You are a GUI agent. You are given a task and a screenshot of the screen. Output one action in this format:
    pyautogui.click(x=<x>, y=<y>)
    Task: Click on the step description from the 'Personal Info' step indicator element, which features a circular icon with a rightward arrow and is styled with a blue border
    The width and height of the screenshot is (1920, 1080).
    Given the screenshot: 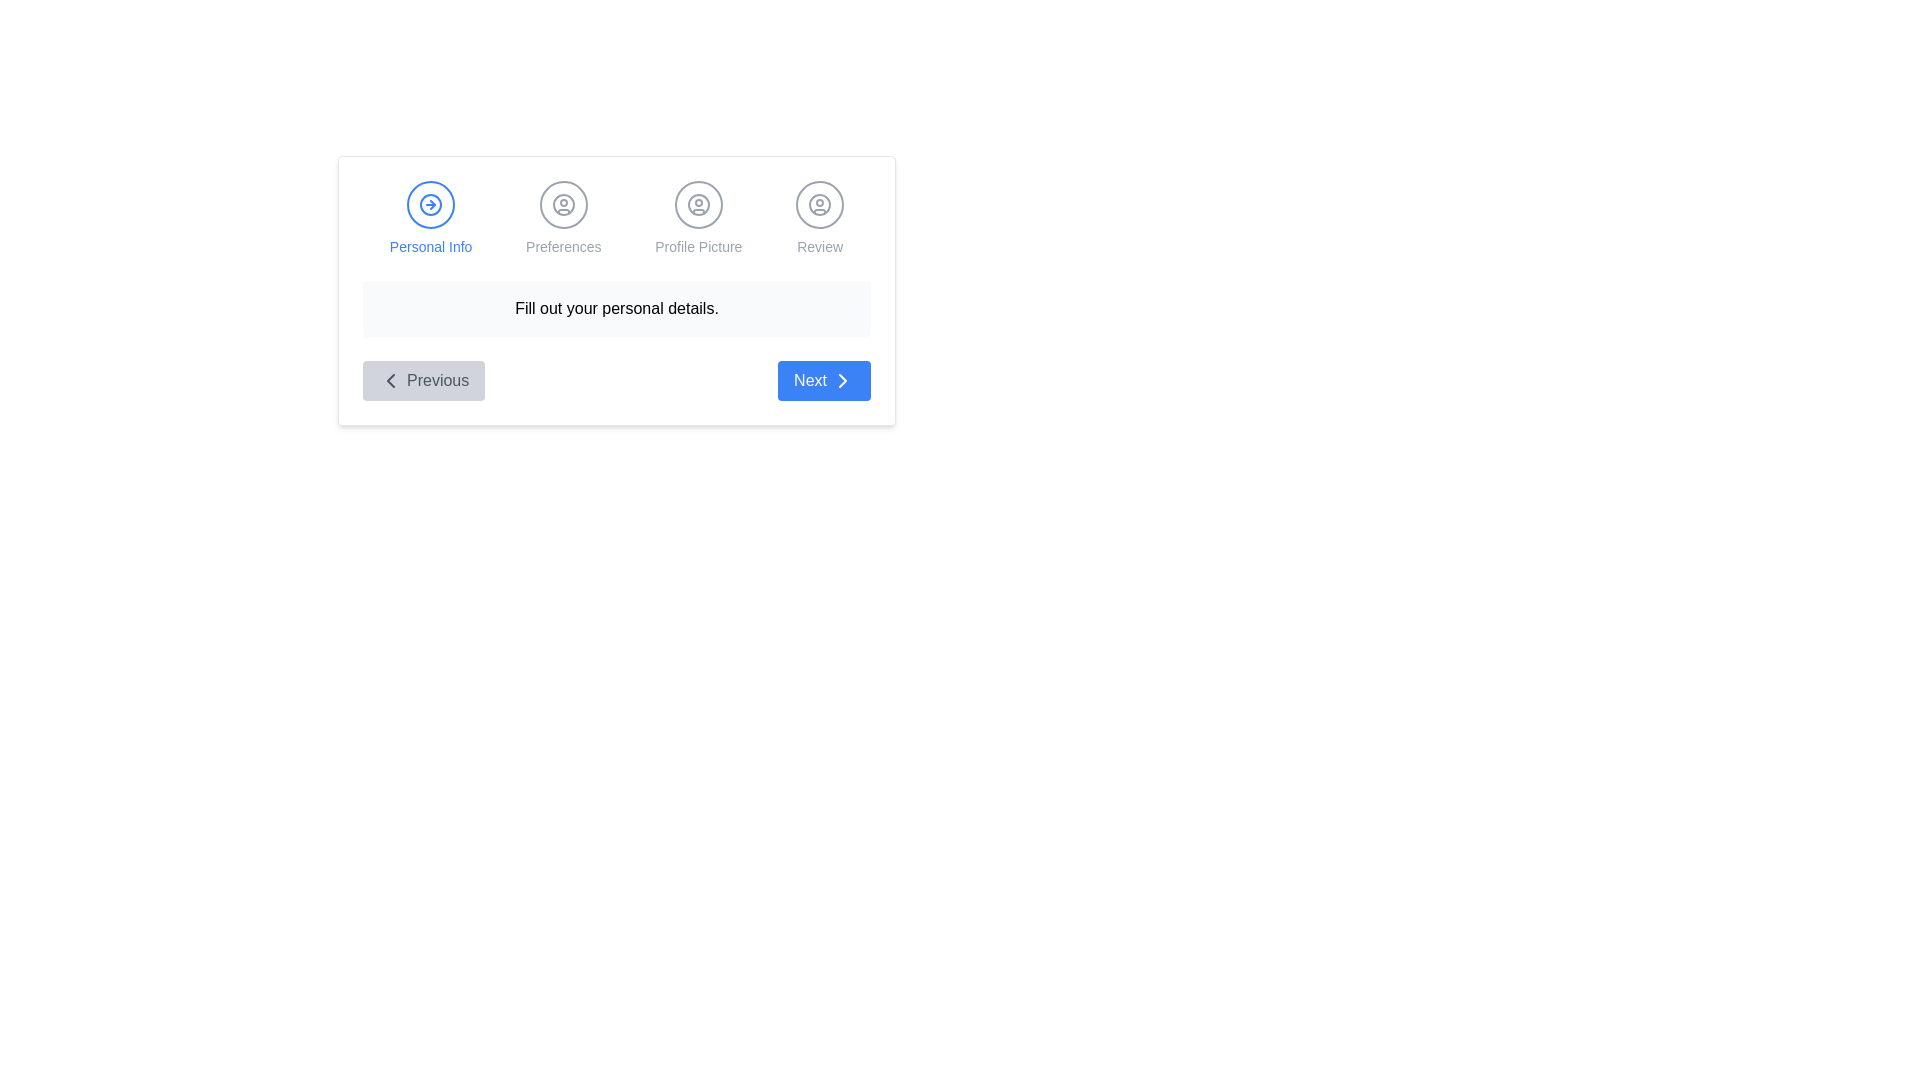 What is the action you would take?
    pyautogui.click(x=430, y=219)
    